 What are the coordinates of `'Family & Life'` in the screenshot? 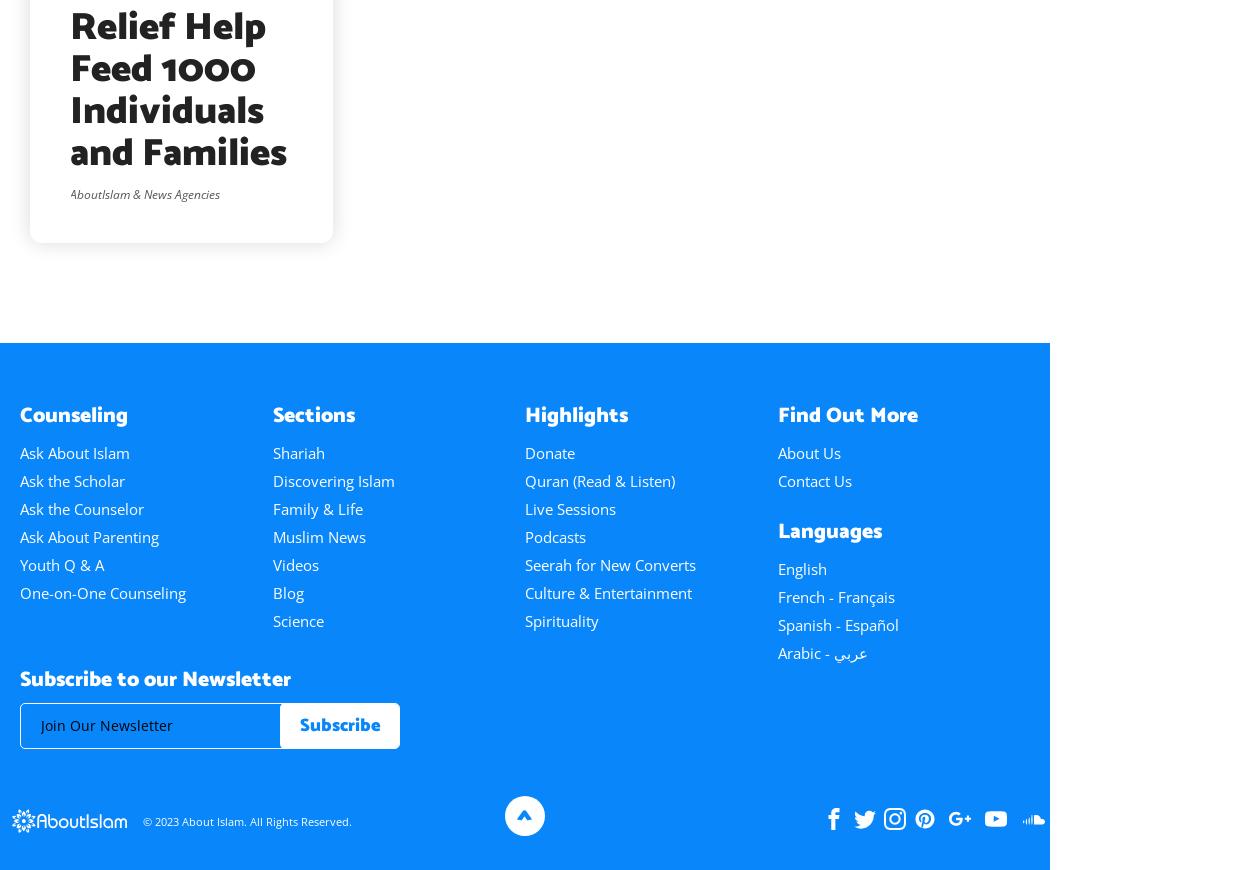 It's located at (317, 506).